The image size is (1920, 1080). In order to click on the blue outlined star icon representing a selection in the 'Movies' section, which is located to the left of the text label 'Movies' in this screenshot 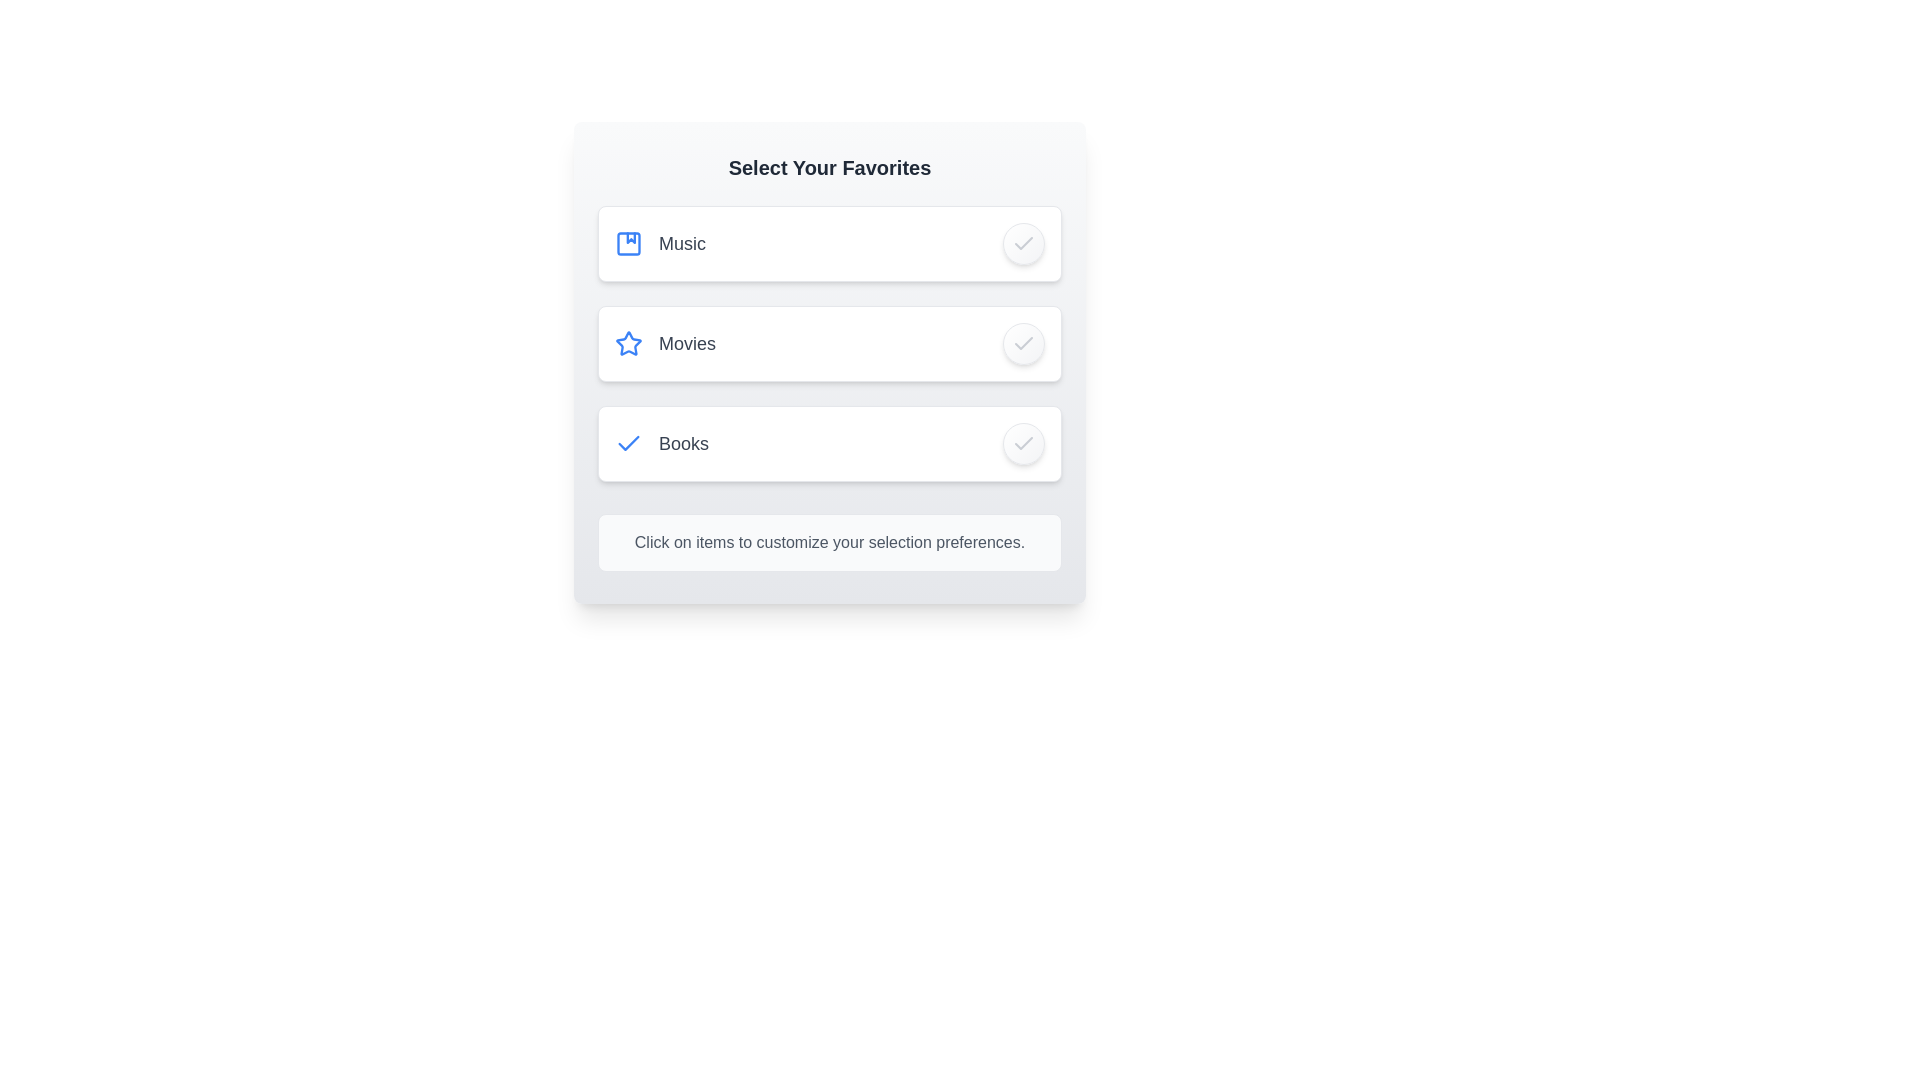, I will do `click(627, 342)`.